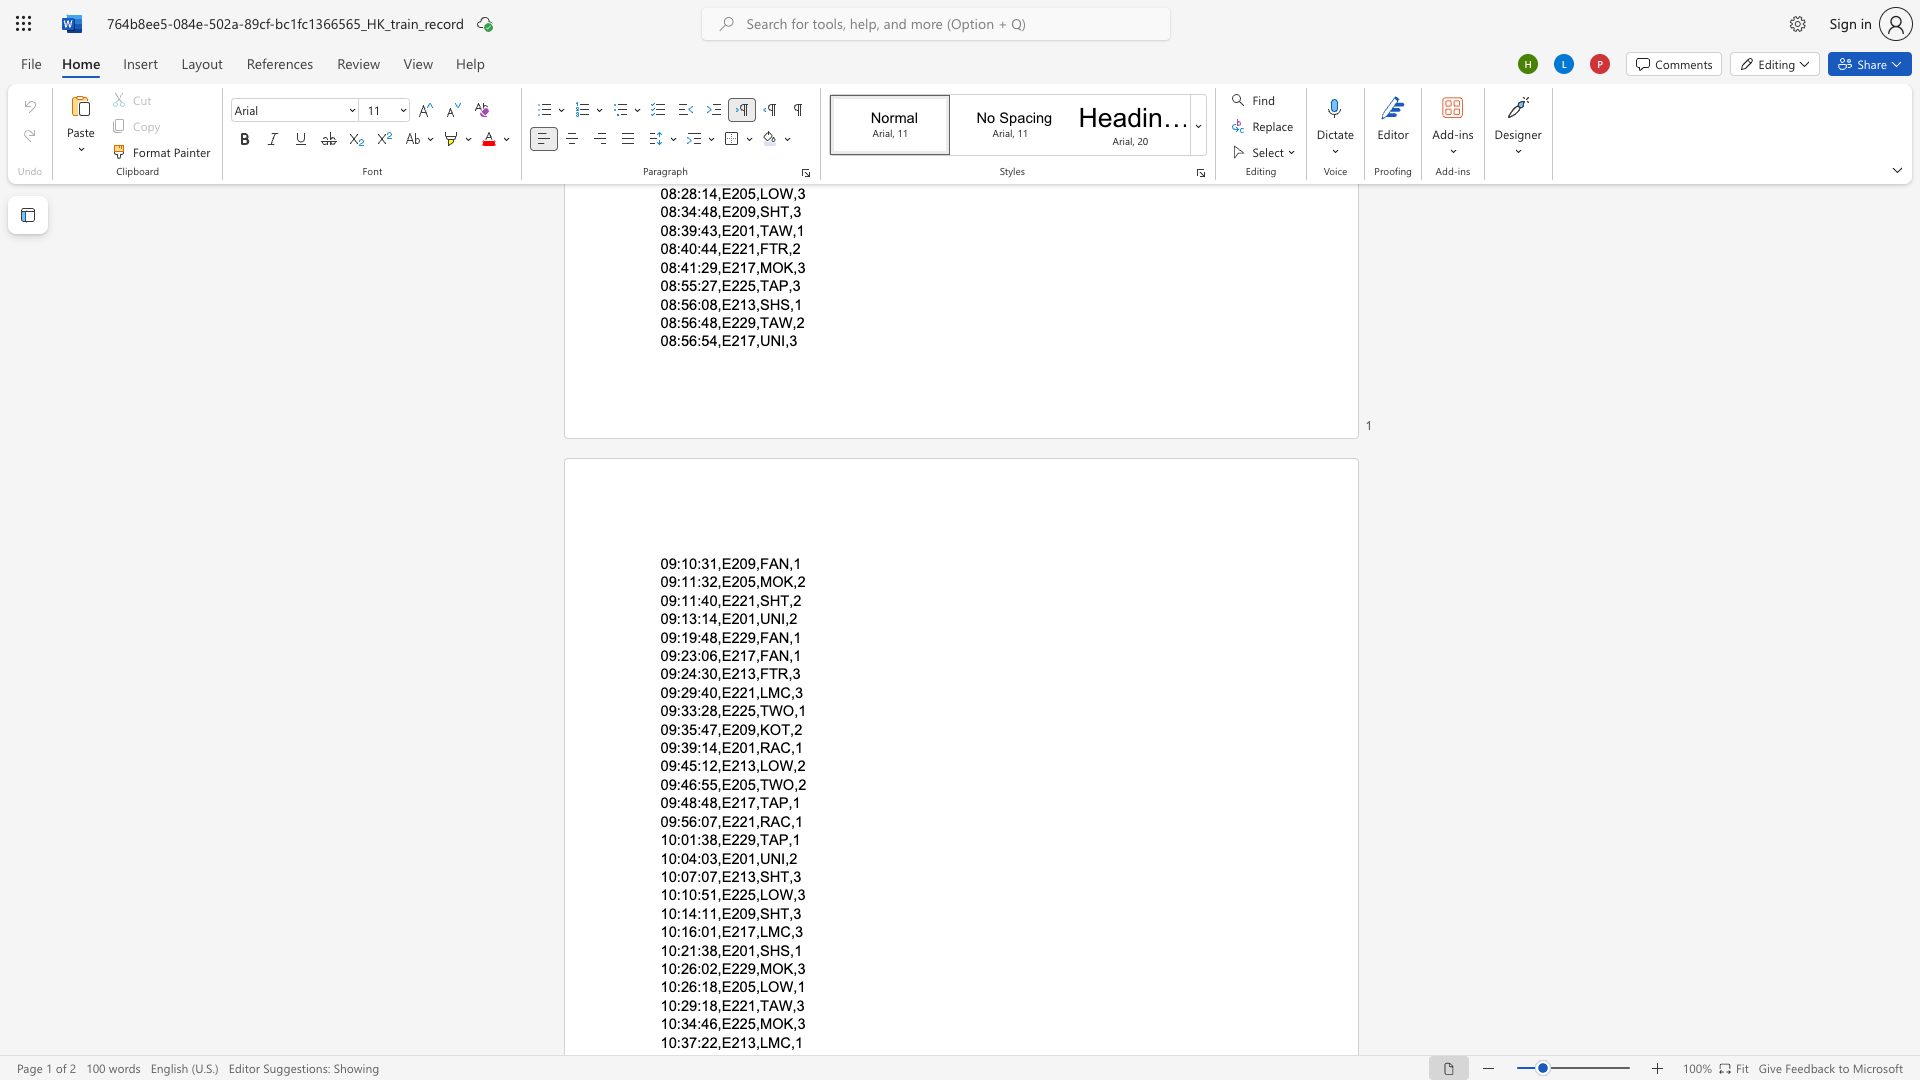 The height and width of the screenshot is (1080, 1920). I want to click on the subset text ",3" within the text "10:16:01,E217,LMC,3", so click(789, 932).